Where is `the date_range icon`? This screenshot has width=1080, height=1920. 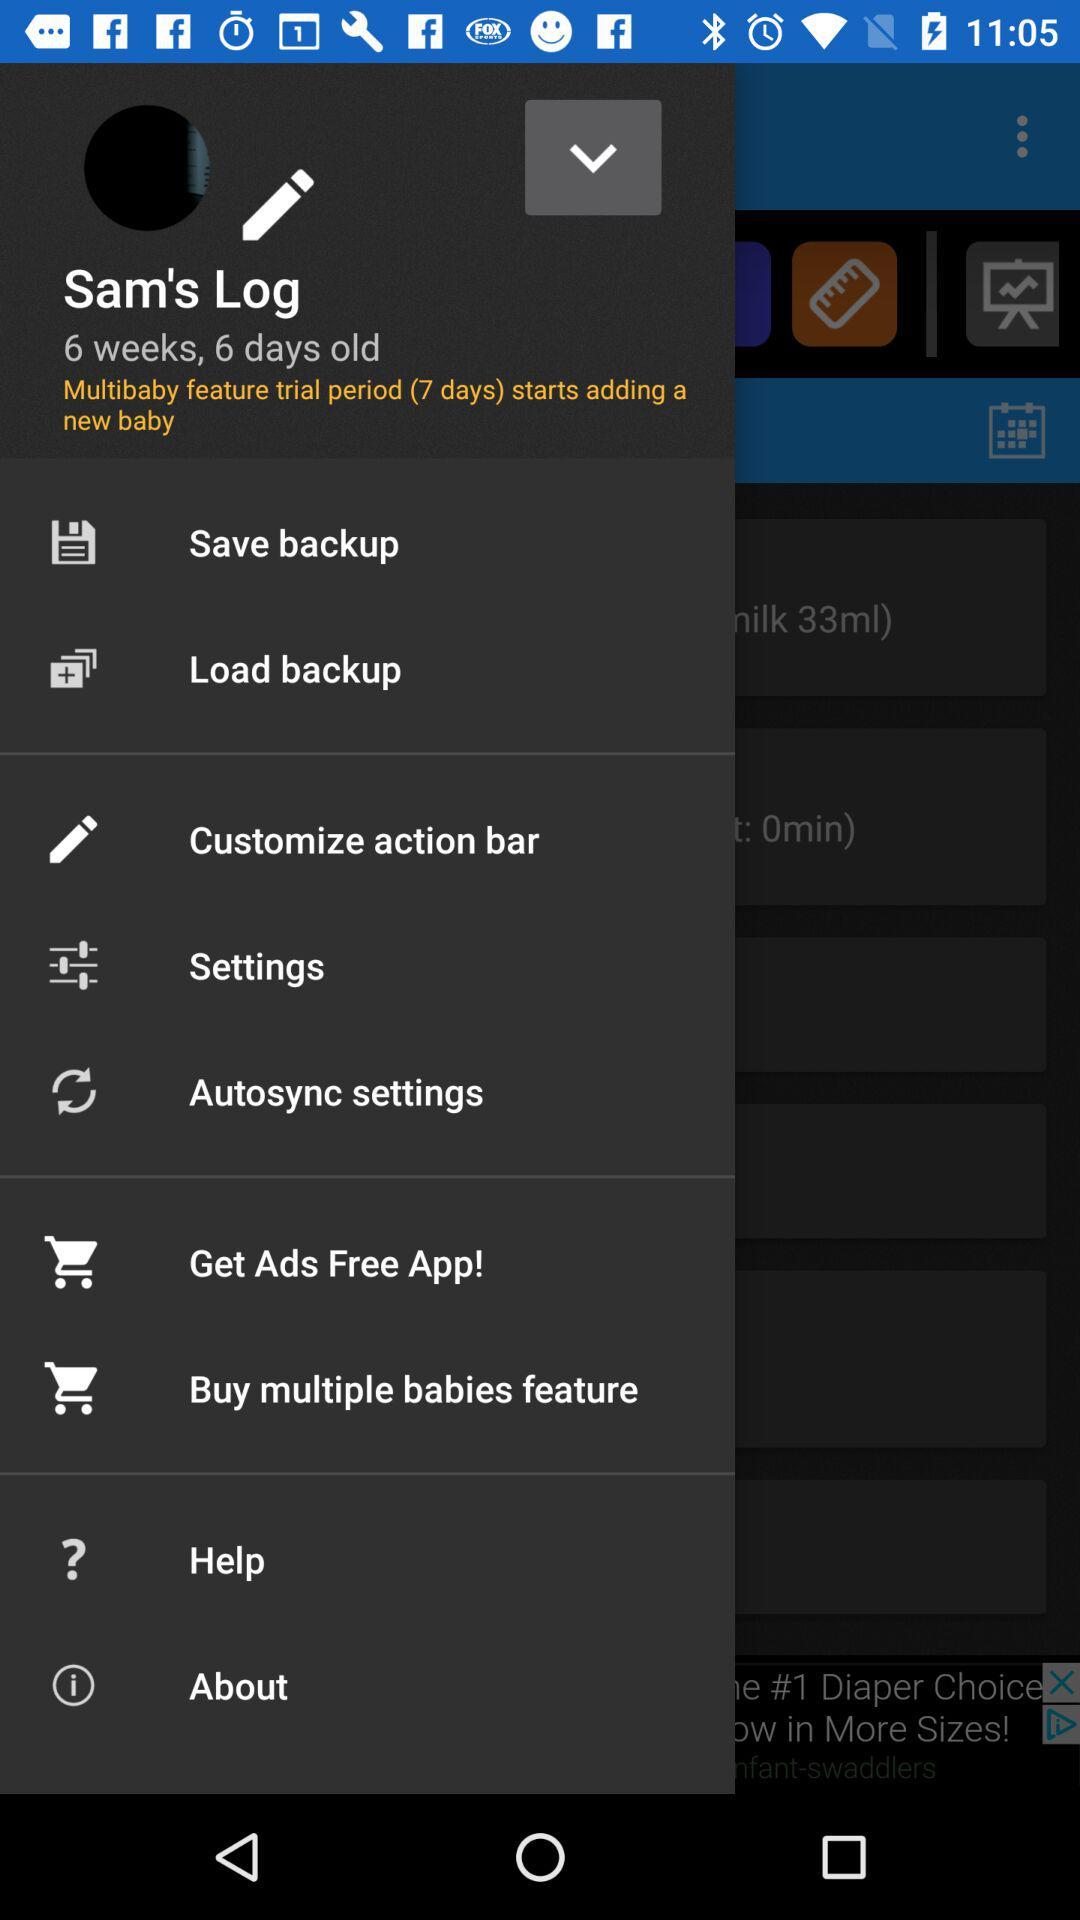 the date_range icon is located at coordinates (1017, 429).